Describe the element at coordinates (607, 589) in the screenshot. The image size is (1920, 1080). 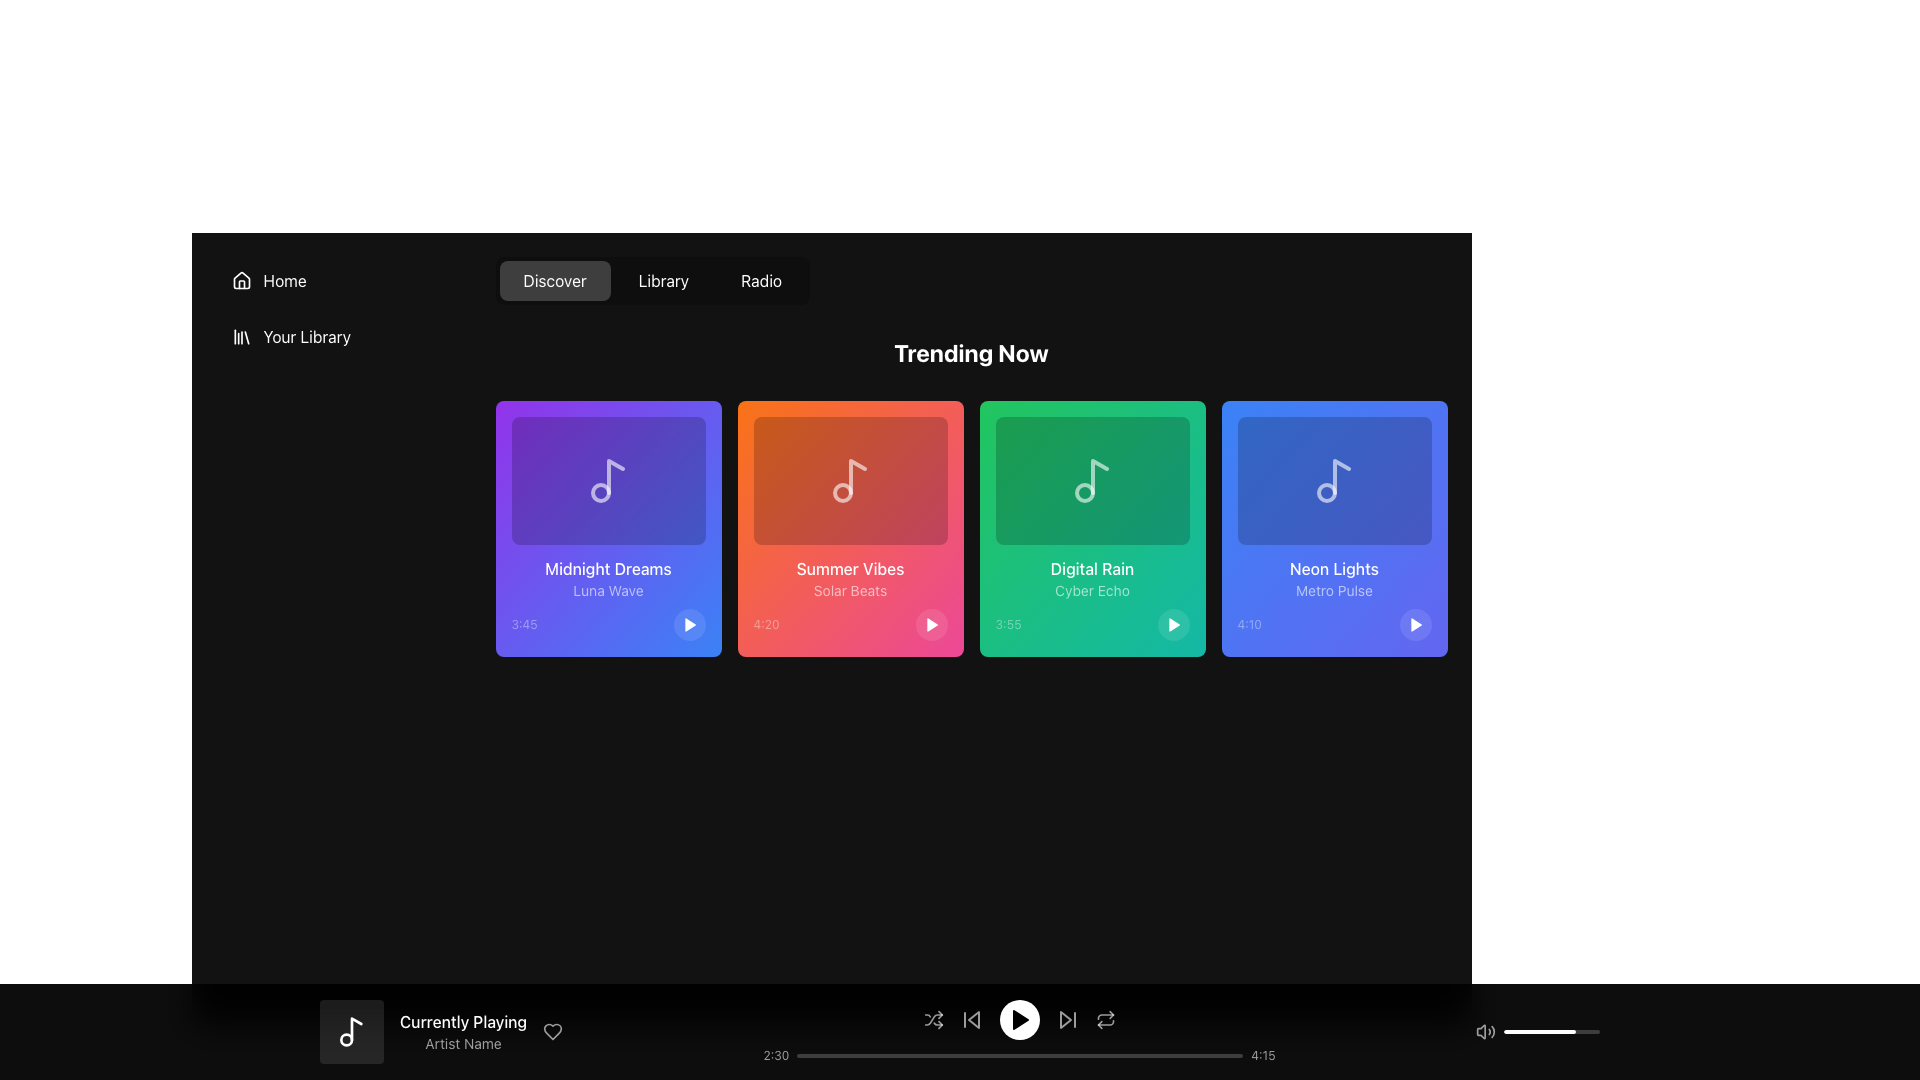
I see `the text label displaying 'Luna Wave' which is positioned below the 'Midnight Dreams' label in the card layout` at that location.